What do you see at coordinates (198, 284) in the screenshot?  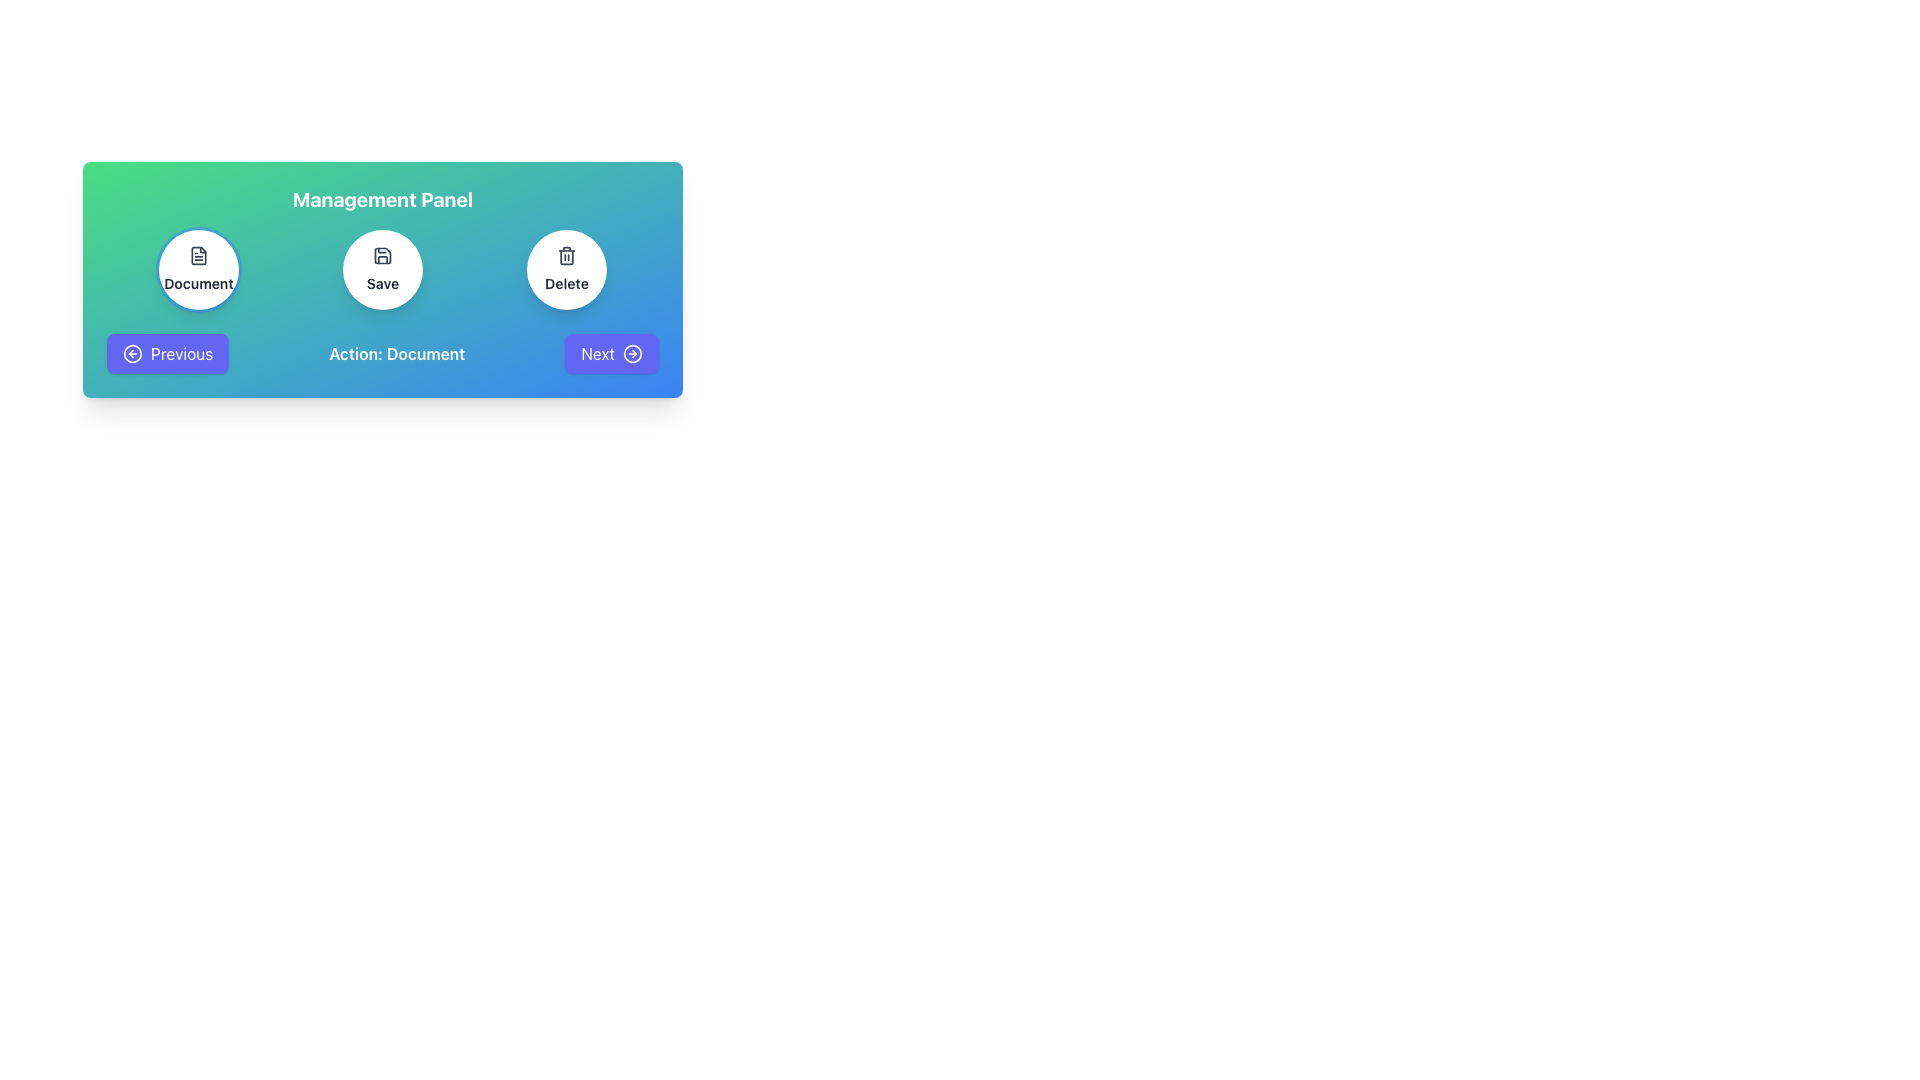 I see `the 'Document' text label, which is displayed in bold, small-sized gray font within the leftmost circular button of the 'Management Panel', located below the document icon` at bounding box center [198, 284].